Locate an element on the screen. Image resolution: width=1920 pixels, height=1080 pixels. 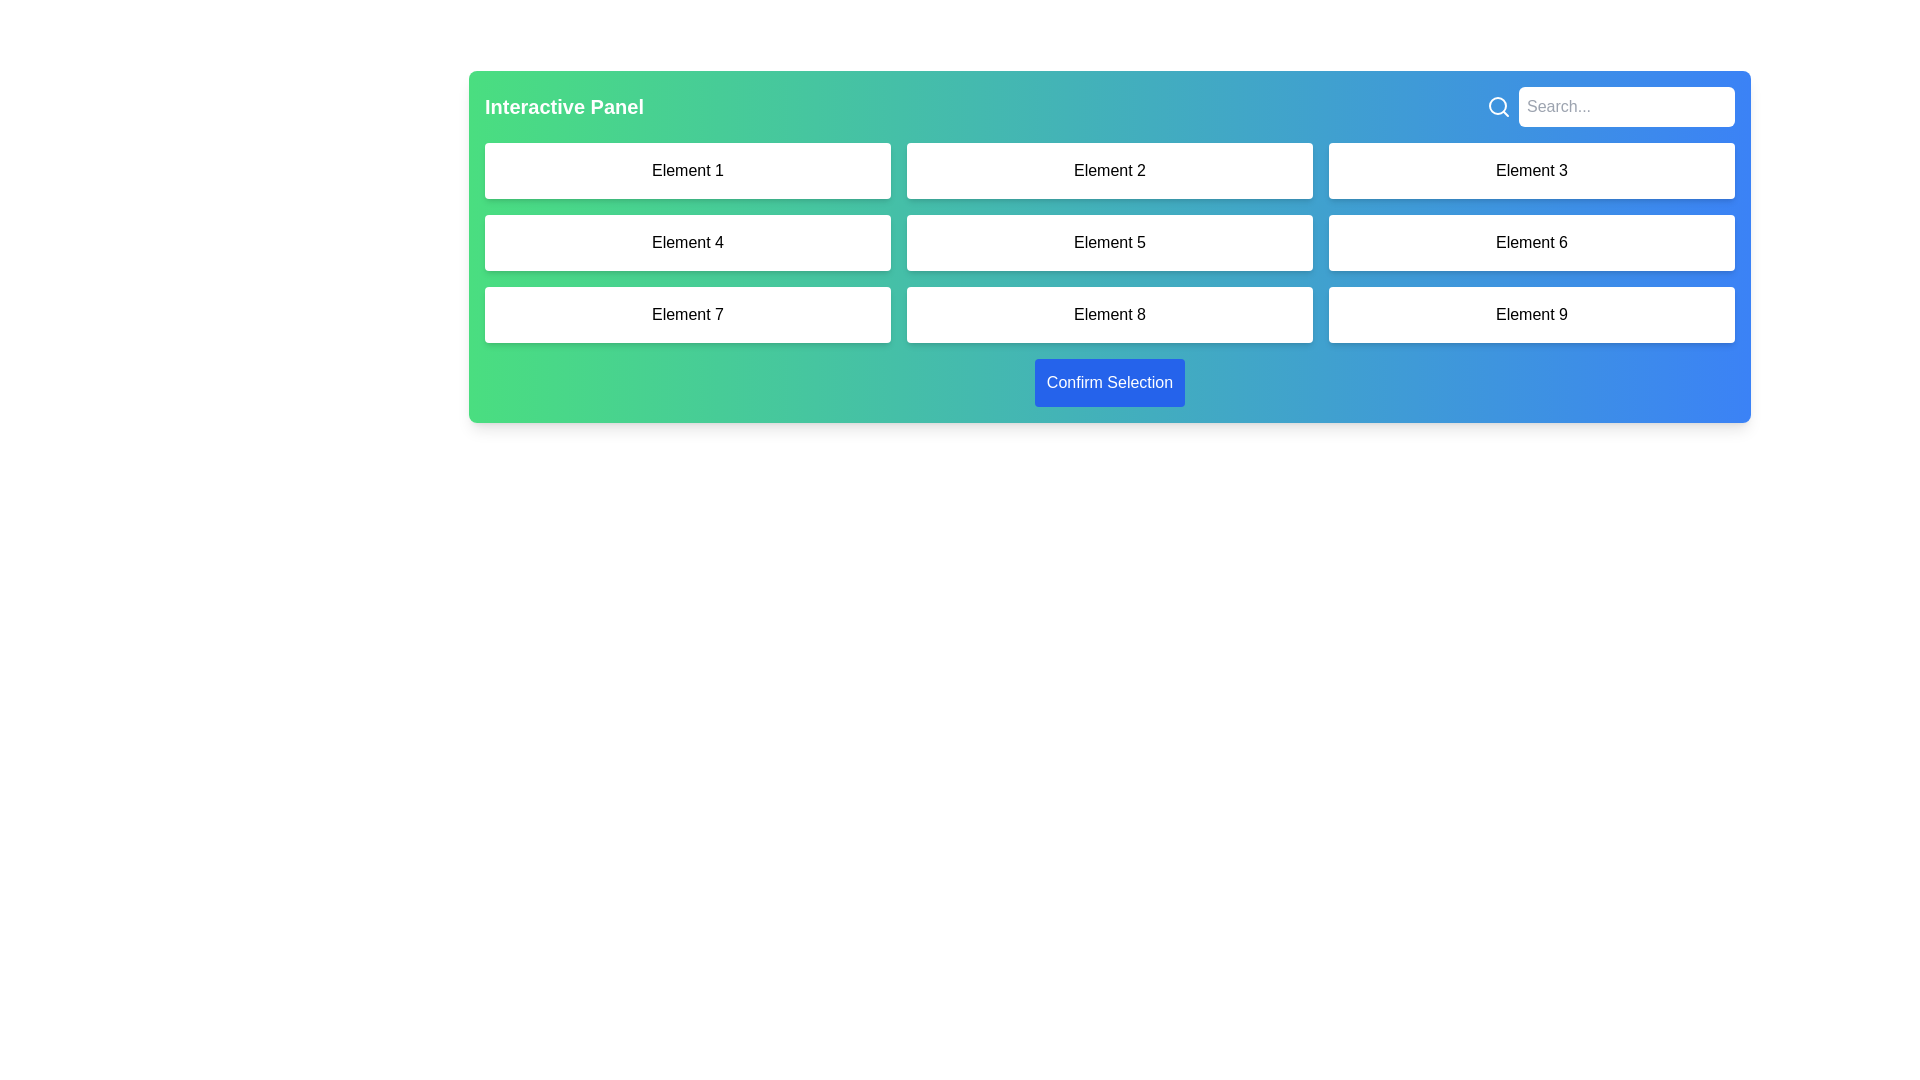
the search icon styled as a magnifying glass located on the right side of the header, next to the 'Search...' text input field is located at coordinates (1498, 107).